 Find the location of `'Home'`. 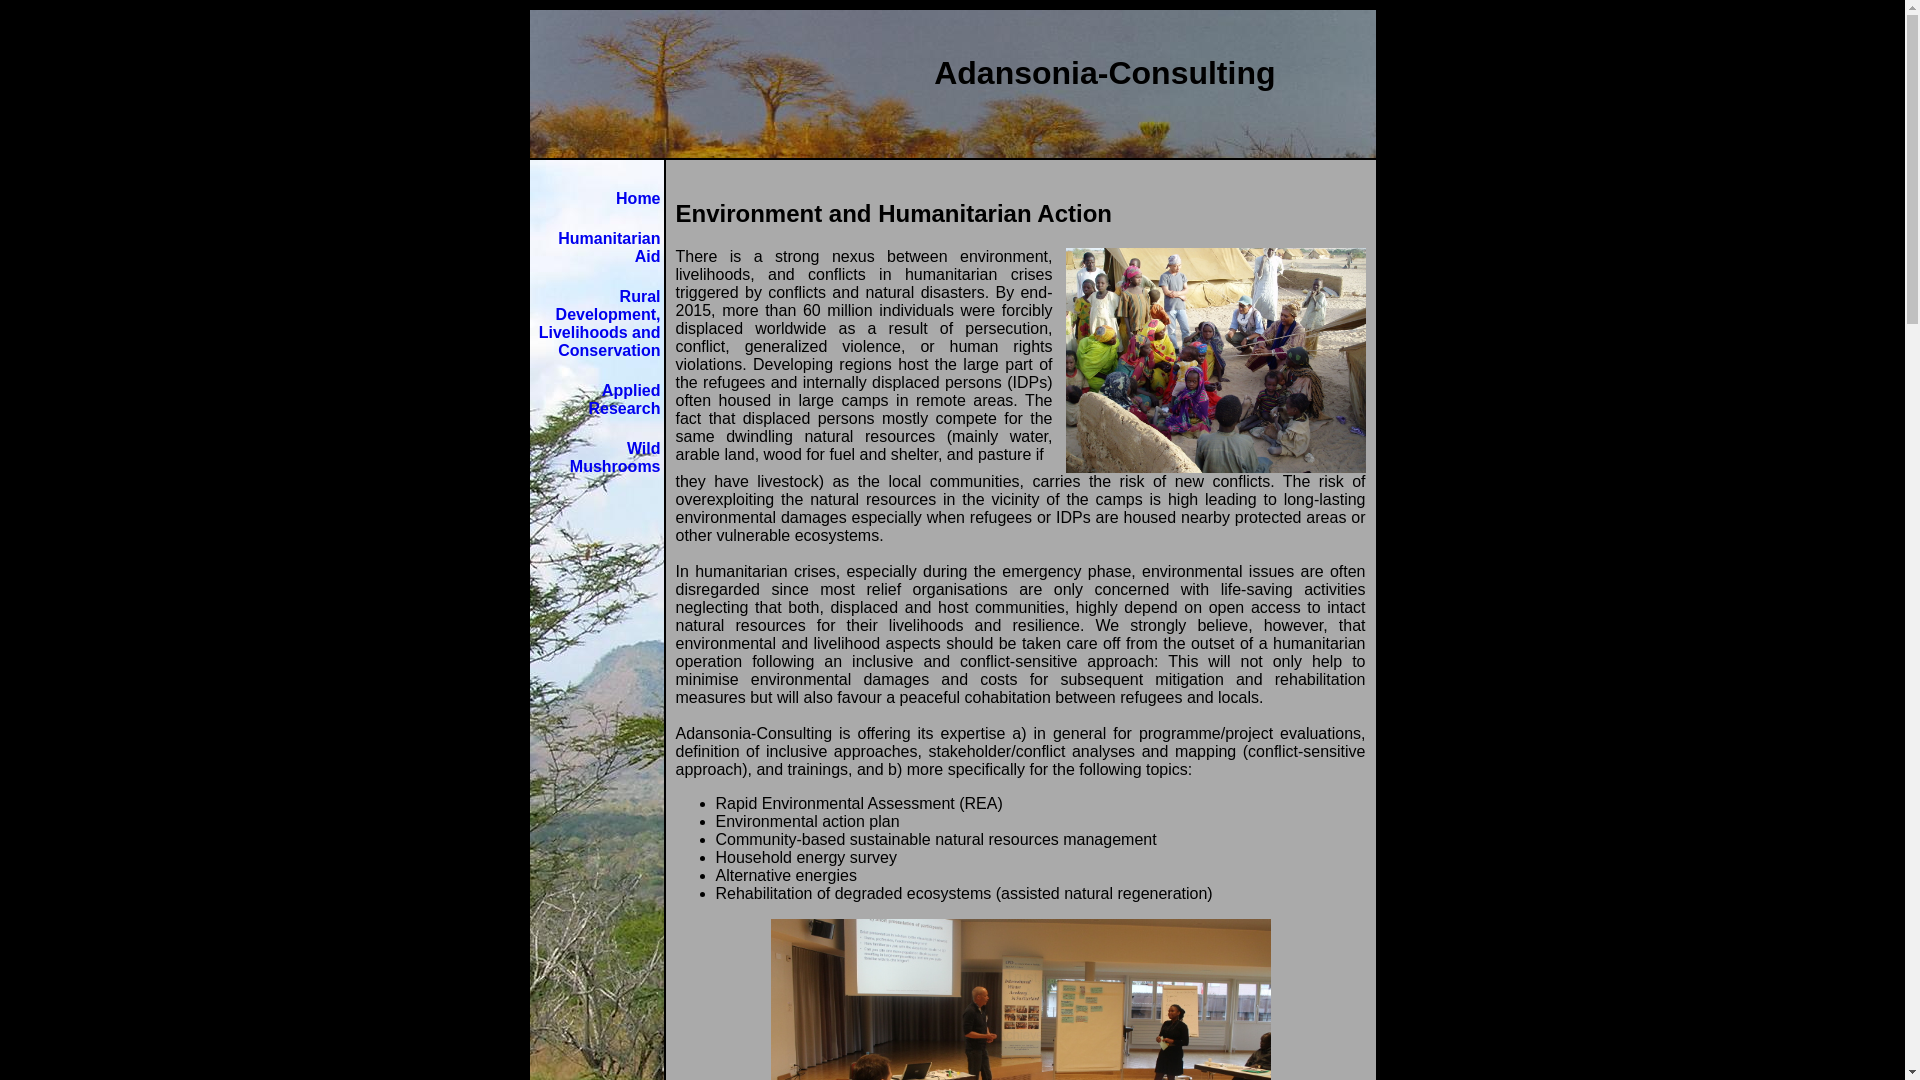

'Home' is located at coordinates (637, 198).